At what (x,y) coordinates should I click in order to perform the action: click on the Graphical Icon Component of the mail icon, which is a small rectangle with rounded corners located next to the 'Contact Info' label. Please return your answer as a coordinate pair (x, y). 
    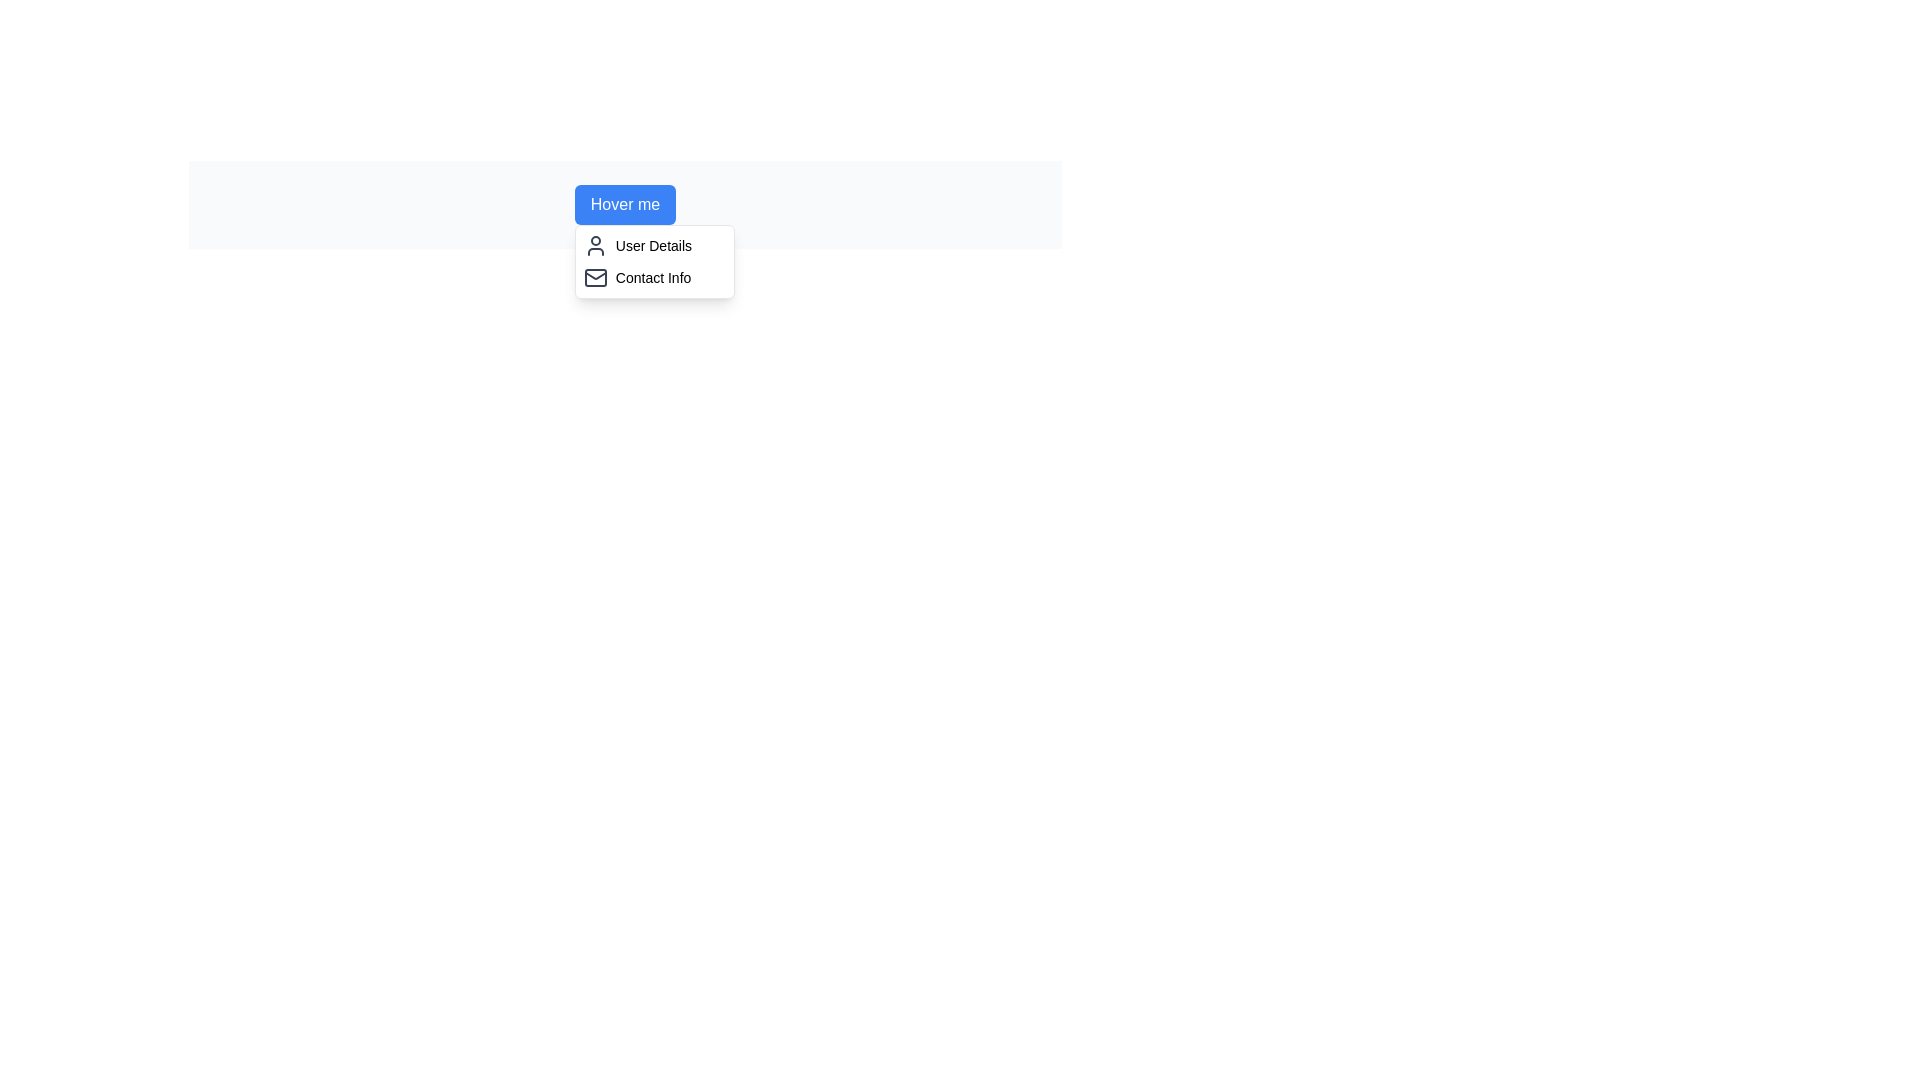
    Looking at the image, I should click on (594, 277).